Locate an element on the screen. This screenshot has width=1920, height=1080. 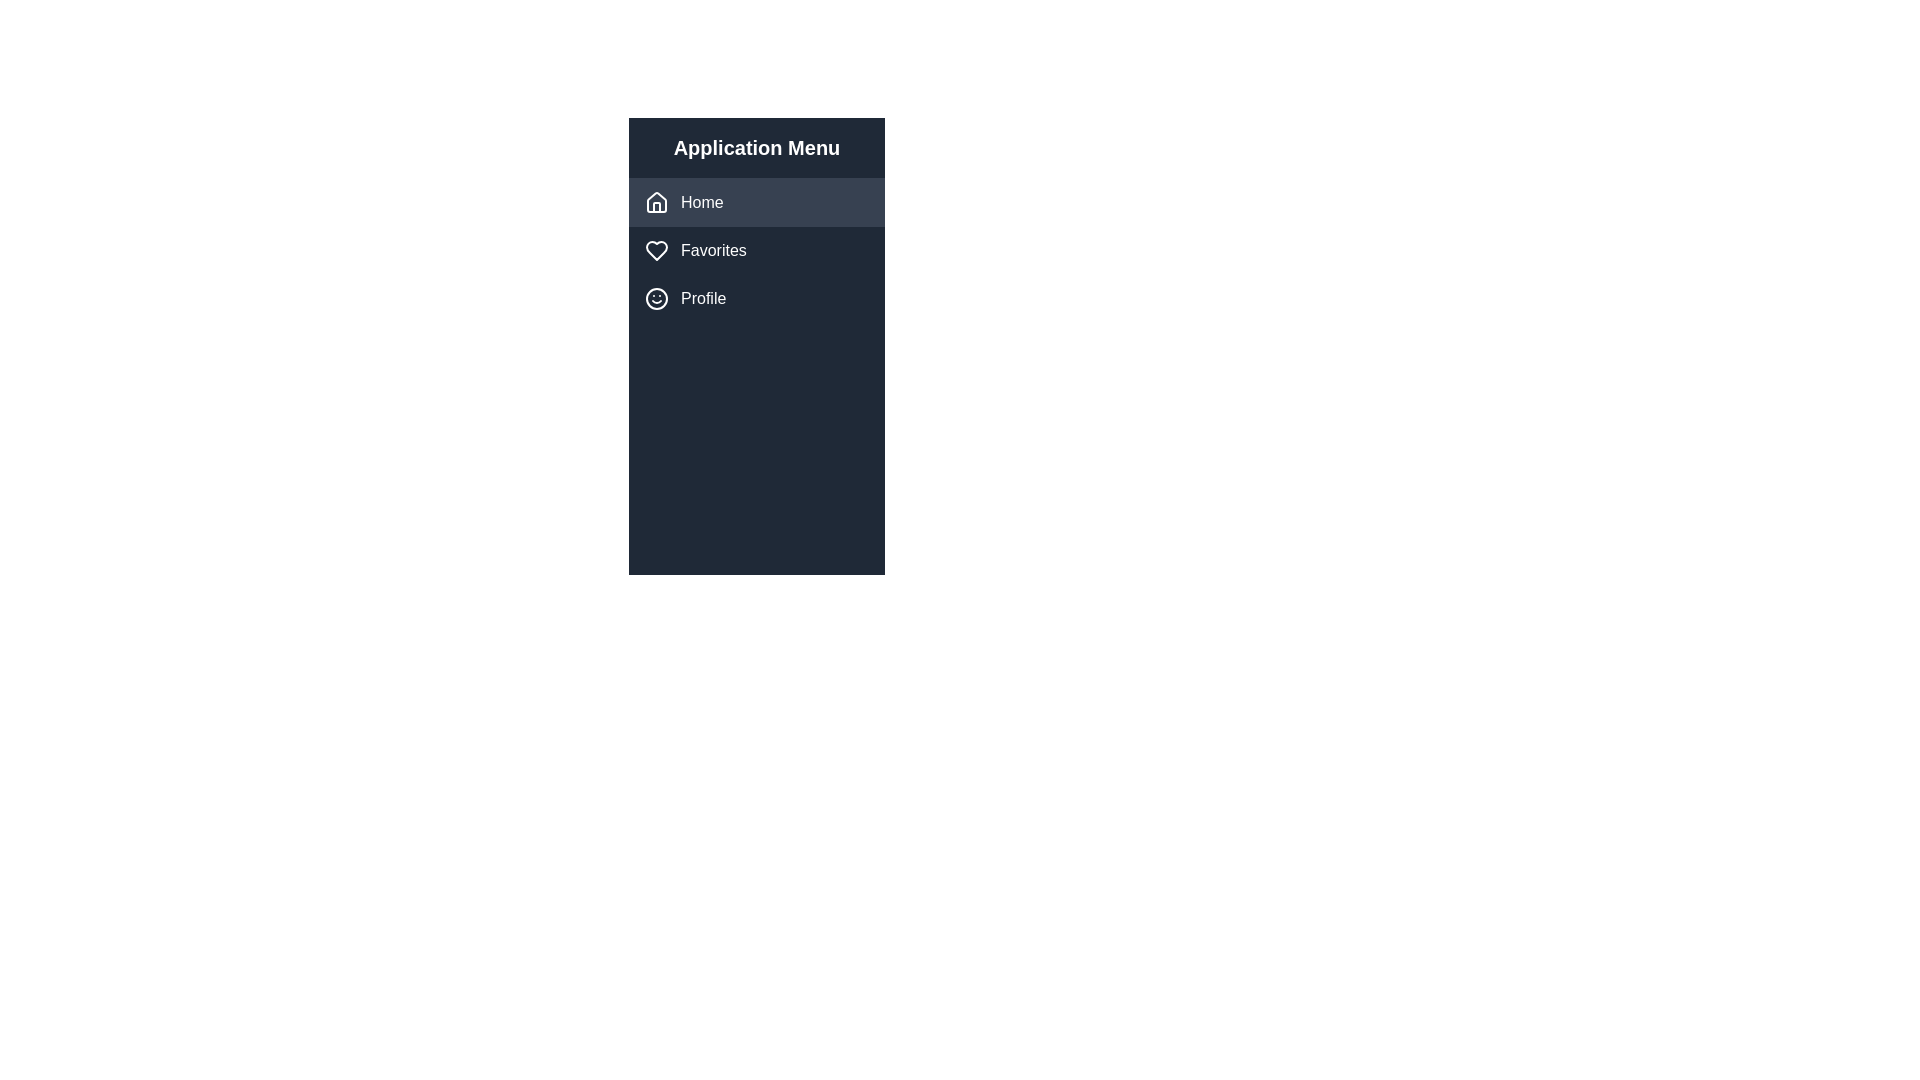
the heart-shaped icon outlined with a white stroke, located beside the 'Favorites' text label in the vertical menu is located at coordinates (657, 249).